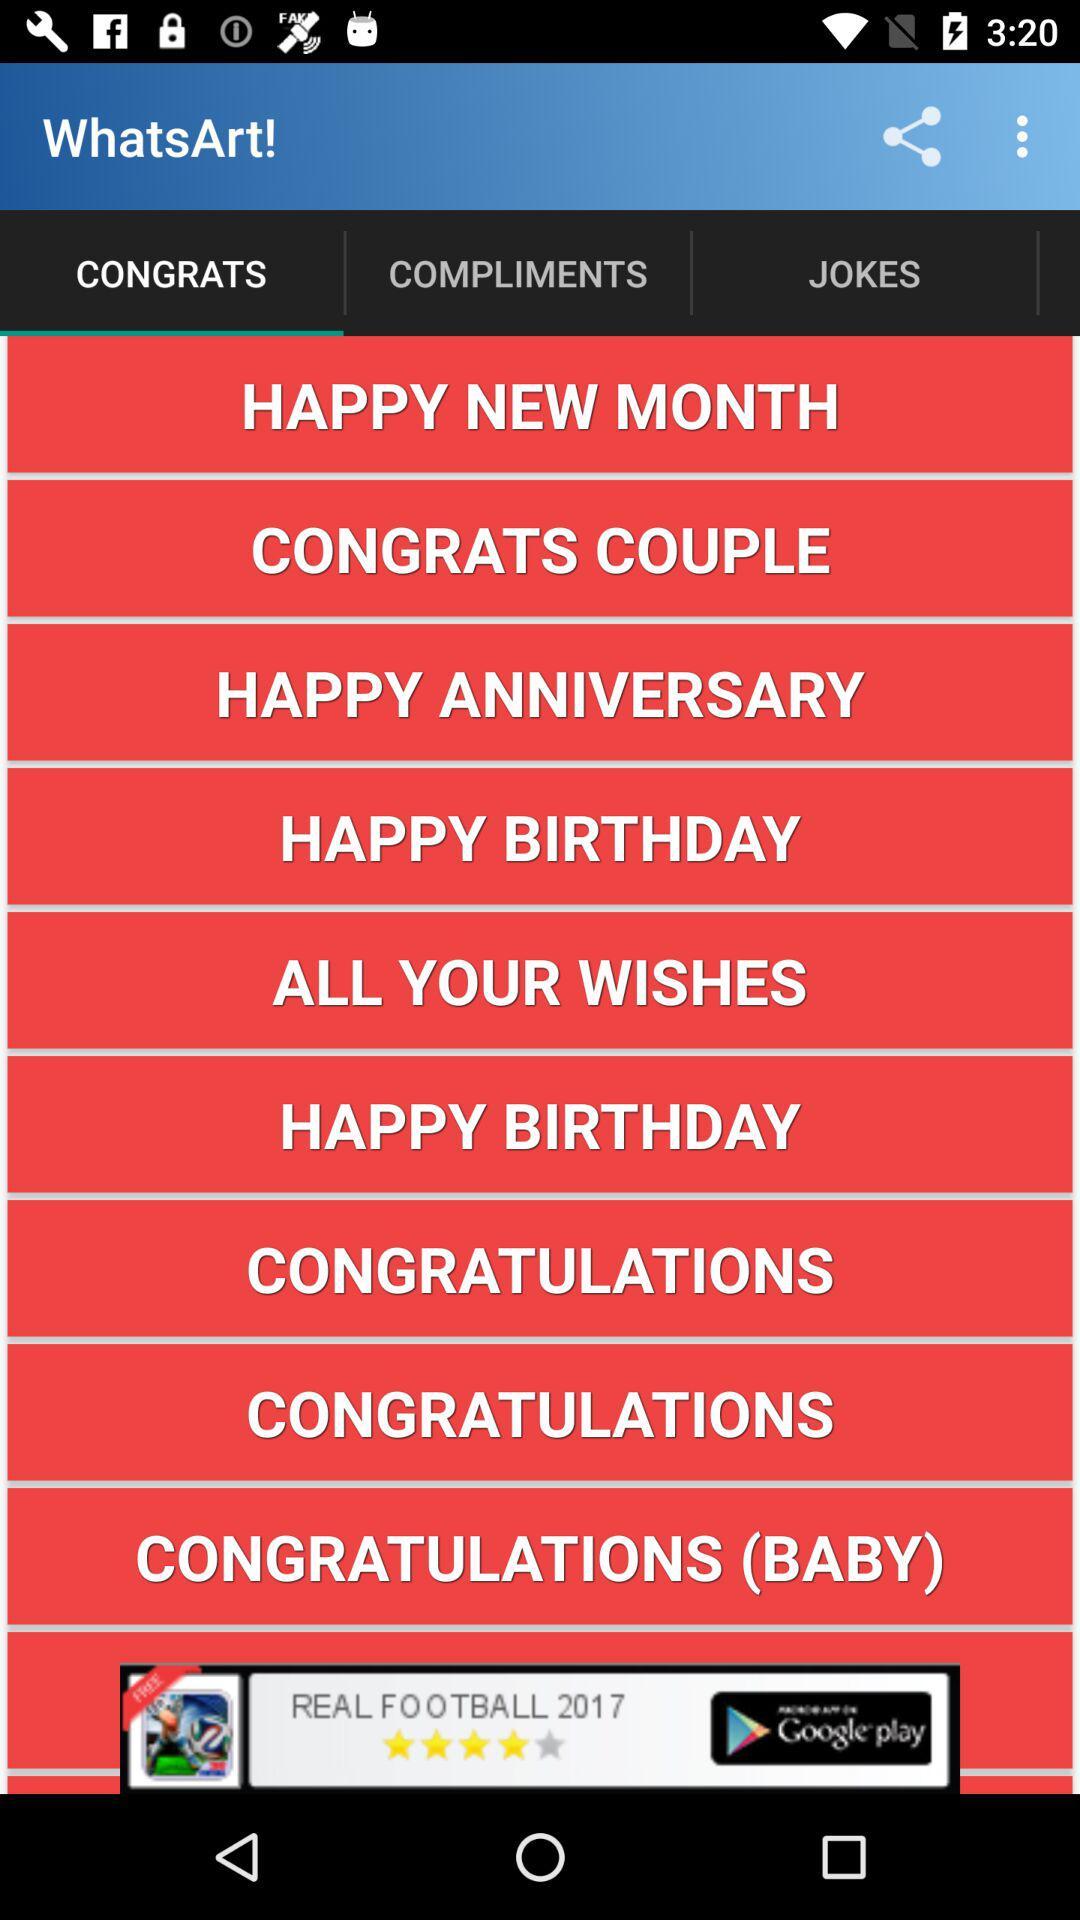  I want to click on the icon above the happy birthday item, so click(540, 980).